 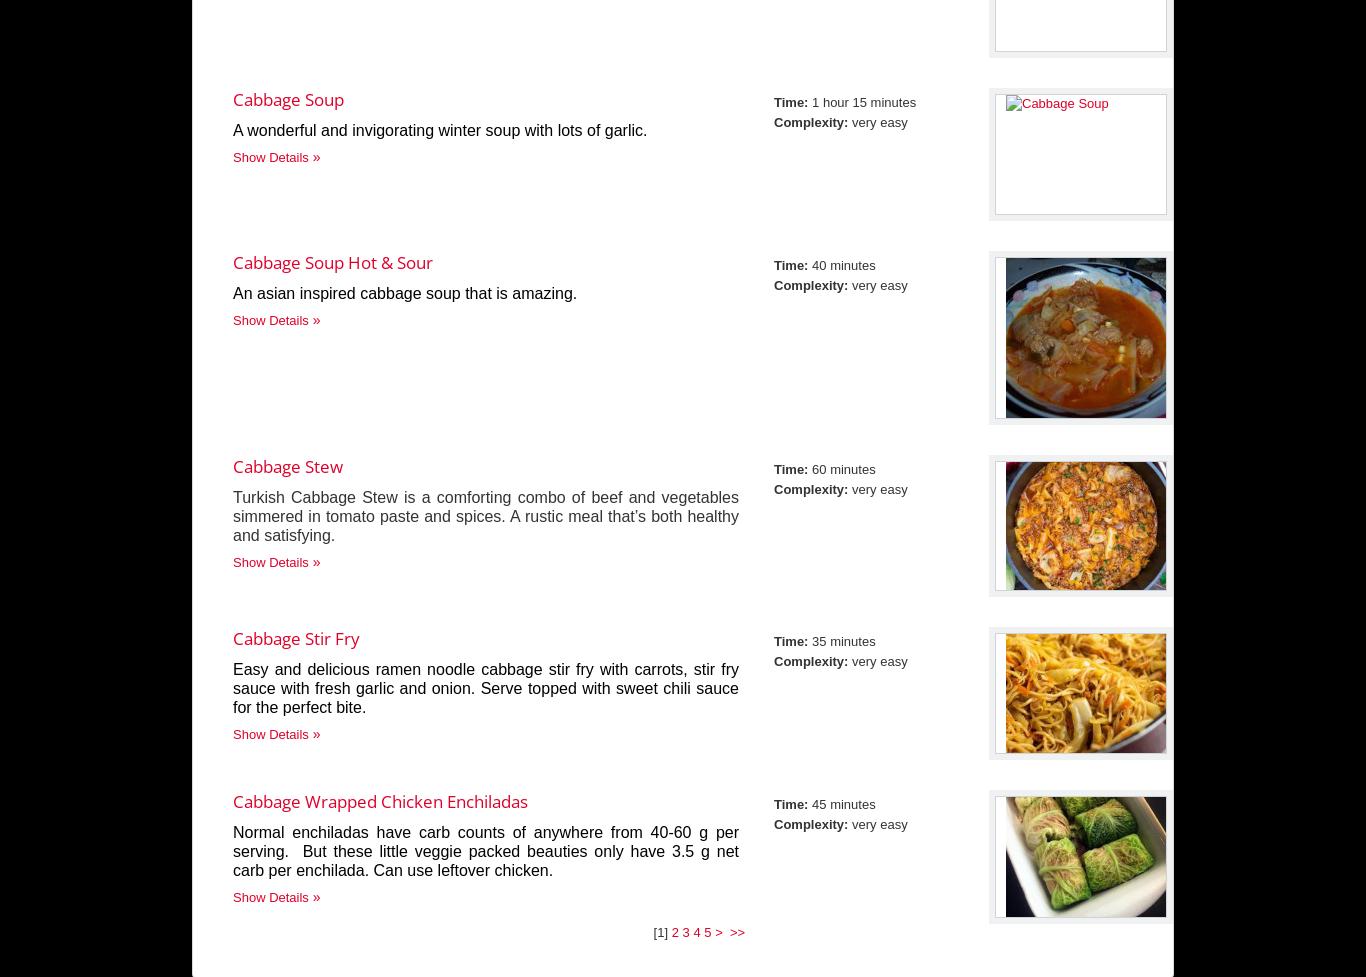 What do you see at coordinates (333, 261) in the screenshot?
I see `'Cabbage Soup Hot & Sour'` at bounding box center [333, 261].